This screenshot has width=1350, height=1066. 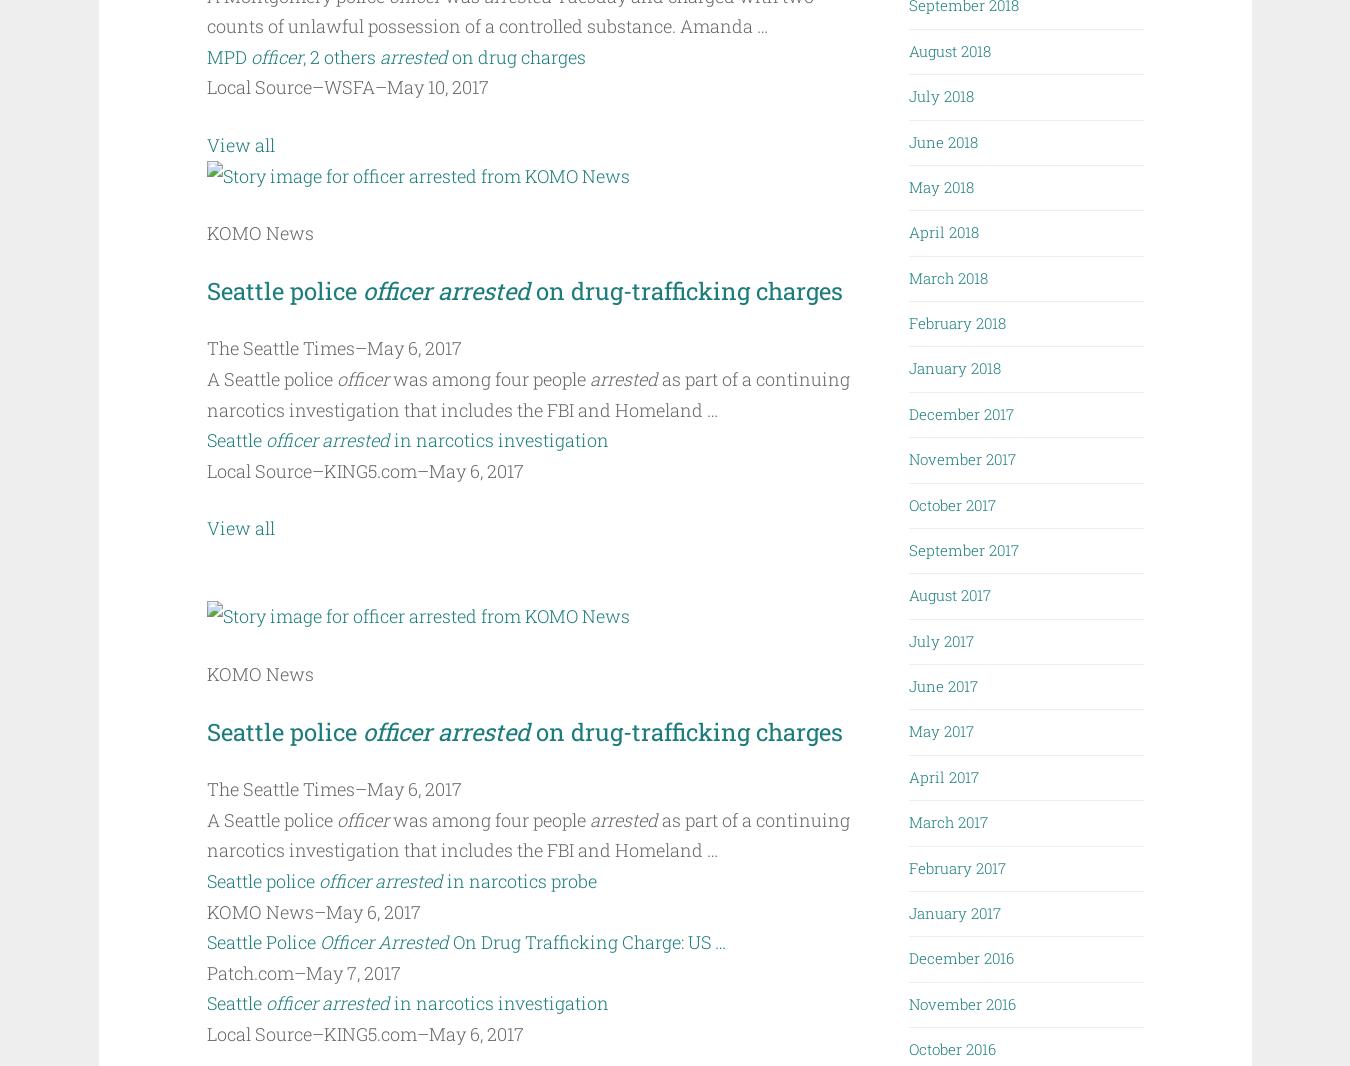 I want to click on 'in narcotics probe', so click(x=519, y=881).